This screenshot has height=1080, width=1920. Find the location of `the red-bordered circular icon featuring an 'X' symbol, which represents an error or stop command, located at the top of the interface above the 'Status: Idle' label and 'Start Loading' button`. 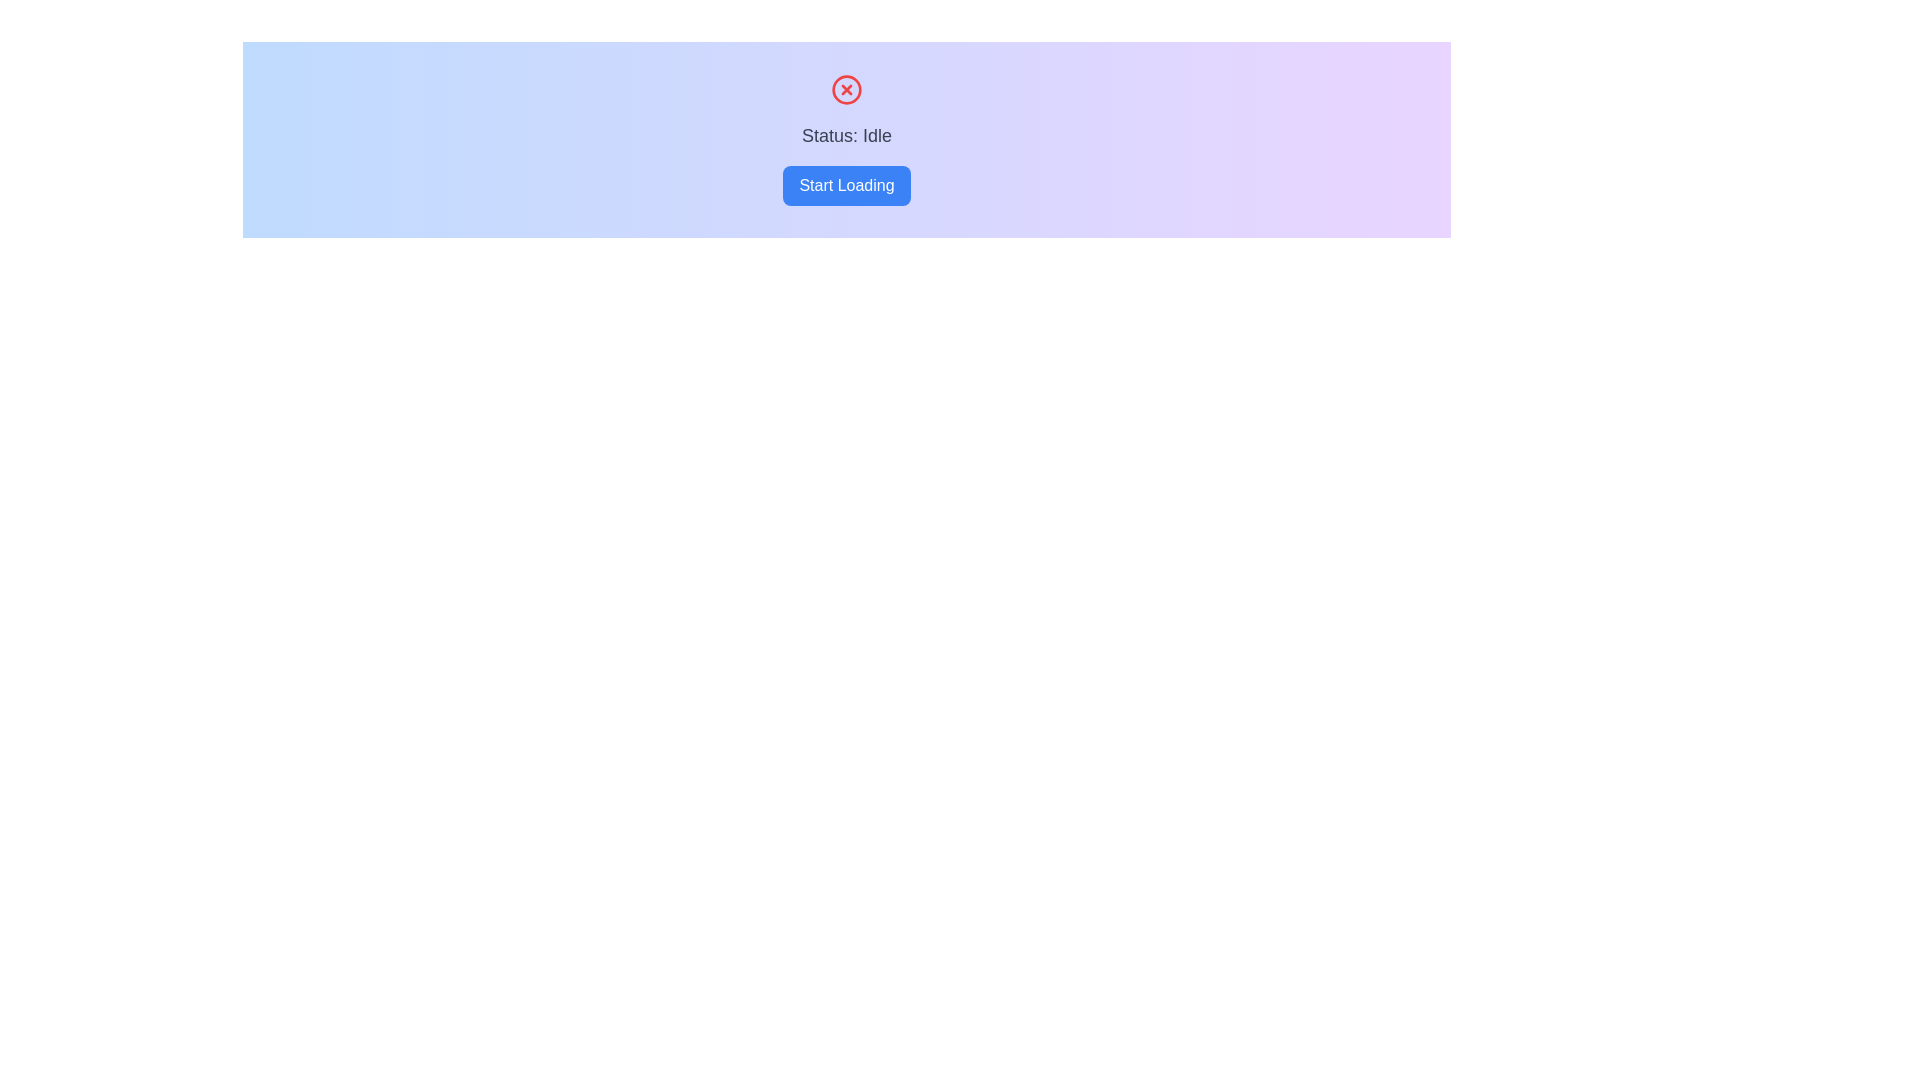

the red-bordered circular icon featuring an 'X' symbol, which represents an error or stop command, located at the top of the interface above the 'Status: Idle' label and 'Start Loading' button is located at coordinates (846, 88).